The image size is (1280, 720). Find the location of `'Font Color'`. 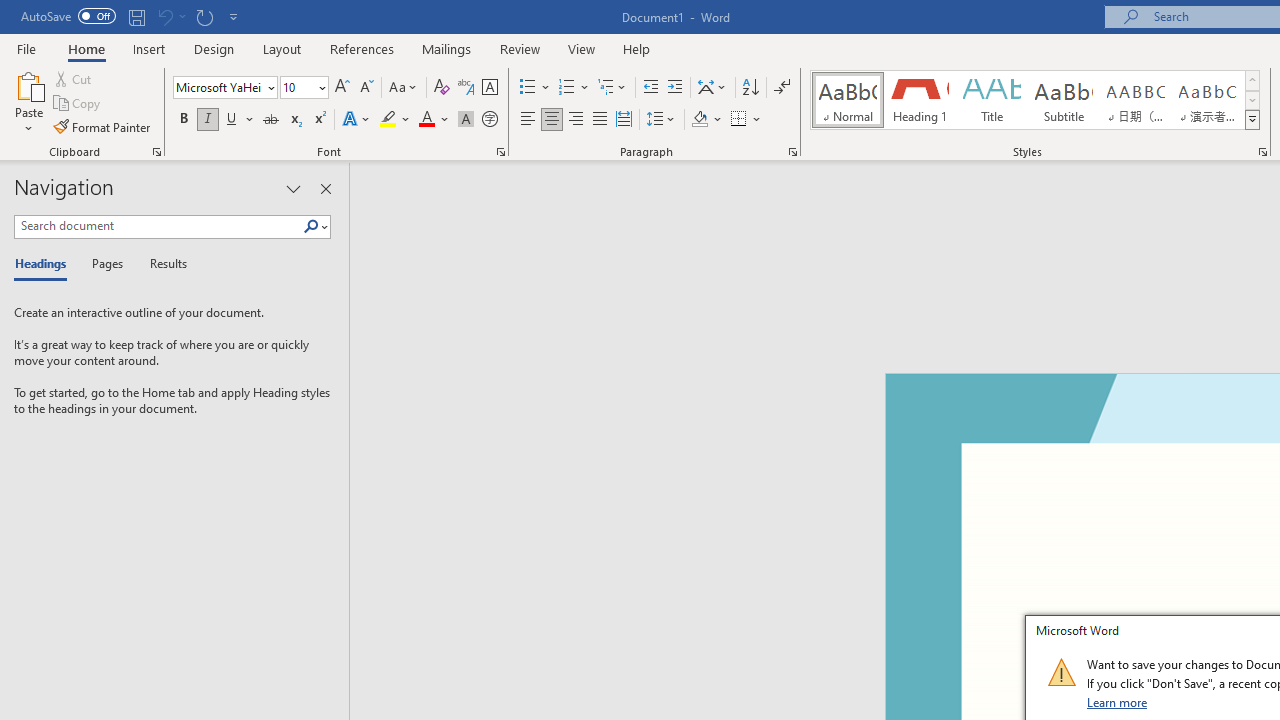

'Font Color' is located at coordinates (433, 119).